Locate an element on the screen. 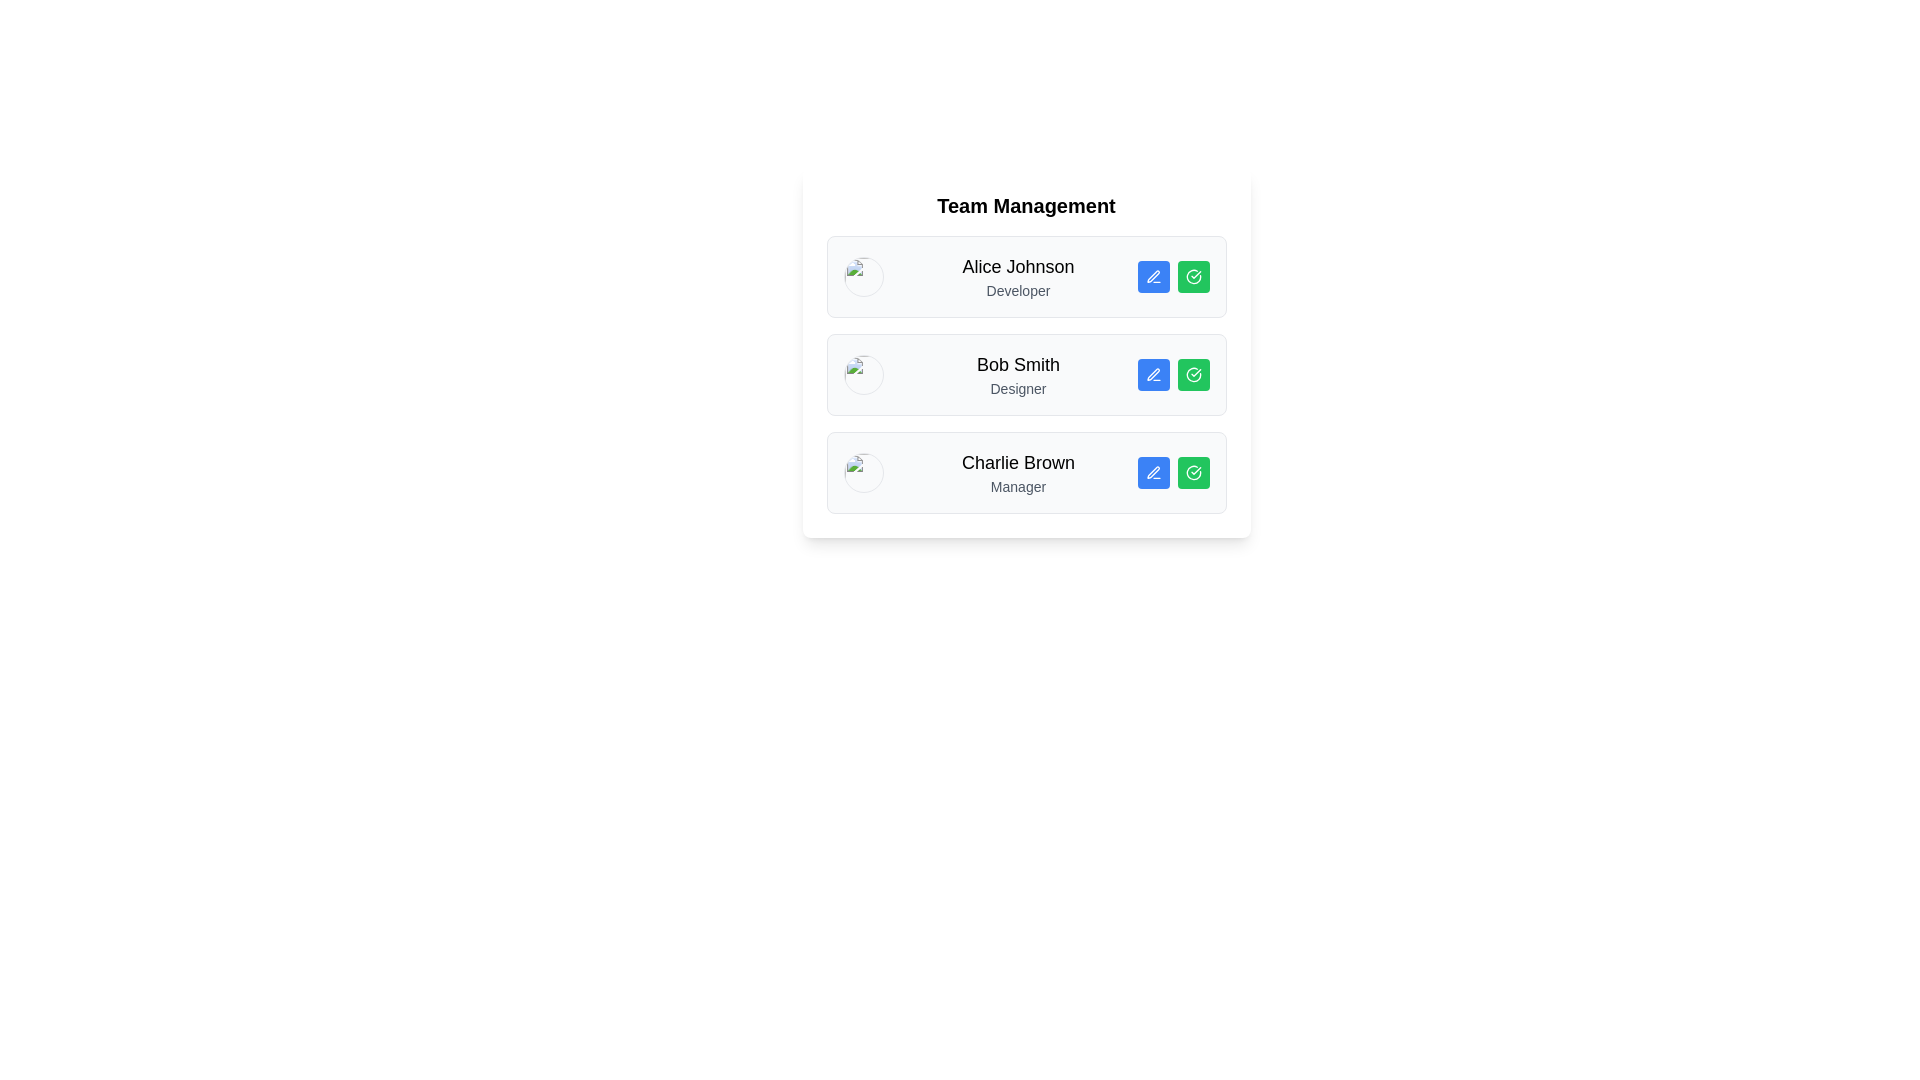 This screenshot has height=1080, width=1920. the circular green checkmark icon associated with 'Bob Smith Designer' in the second row of the list is located at coordinates (1193, 374).